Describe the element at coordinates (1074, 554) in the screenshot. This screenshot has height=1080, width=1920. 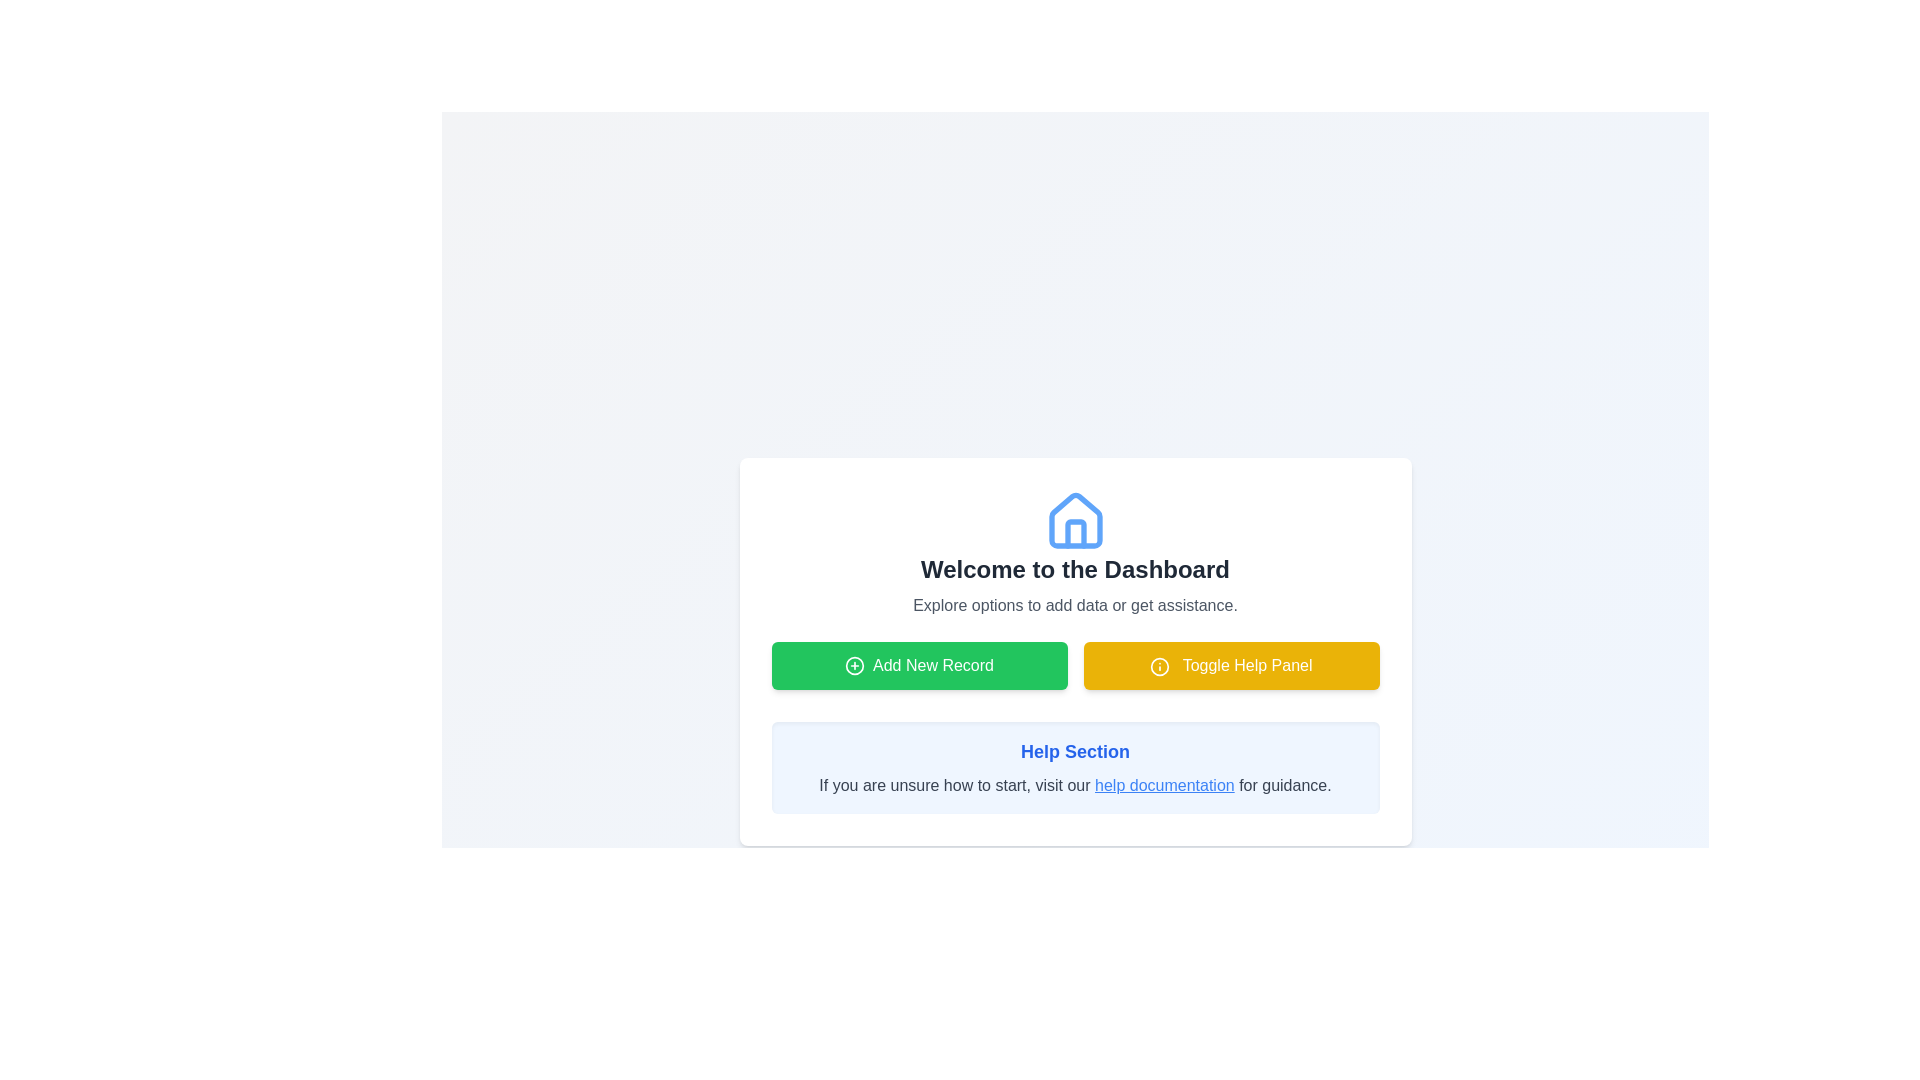
I see `displayed message on the Information Display Component, which features a house icon and the text 'Welcome to the Dashboard' and 'Explore options to add data or get assistance.'` at that location.